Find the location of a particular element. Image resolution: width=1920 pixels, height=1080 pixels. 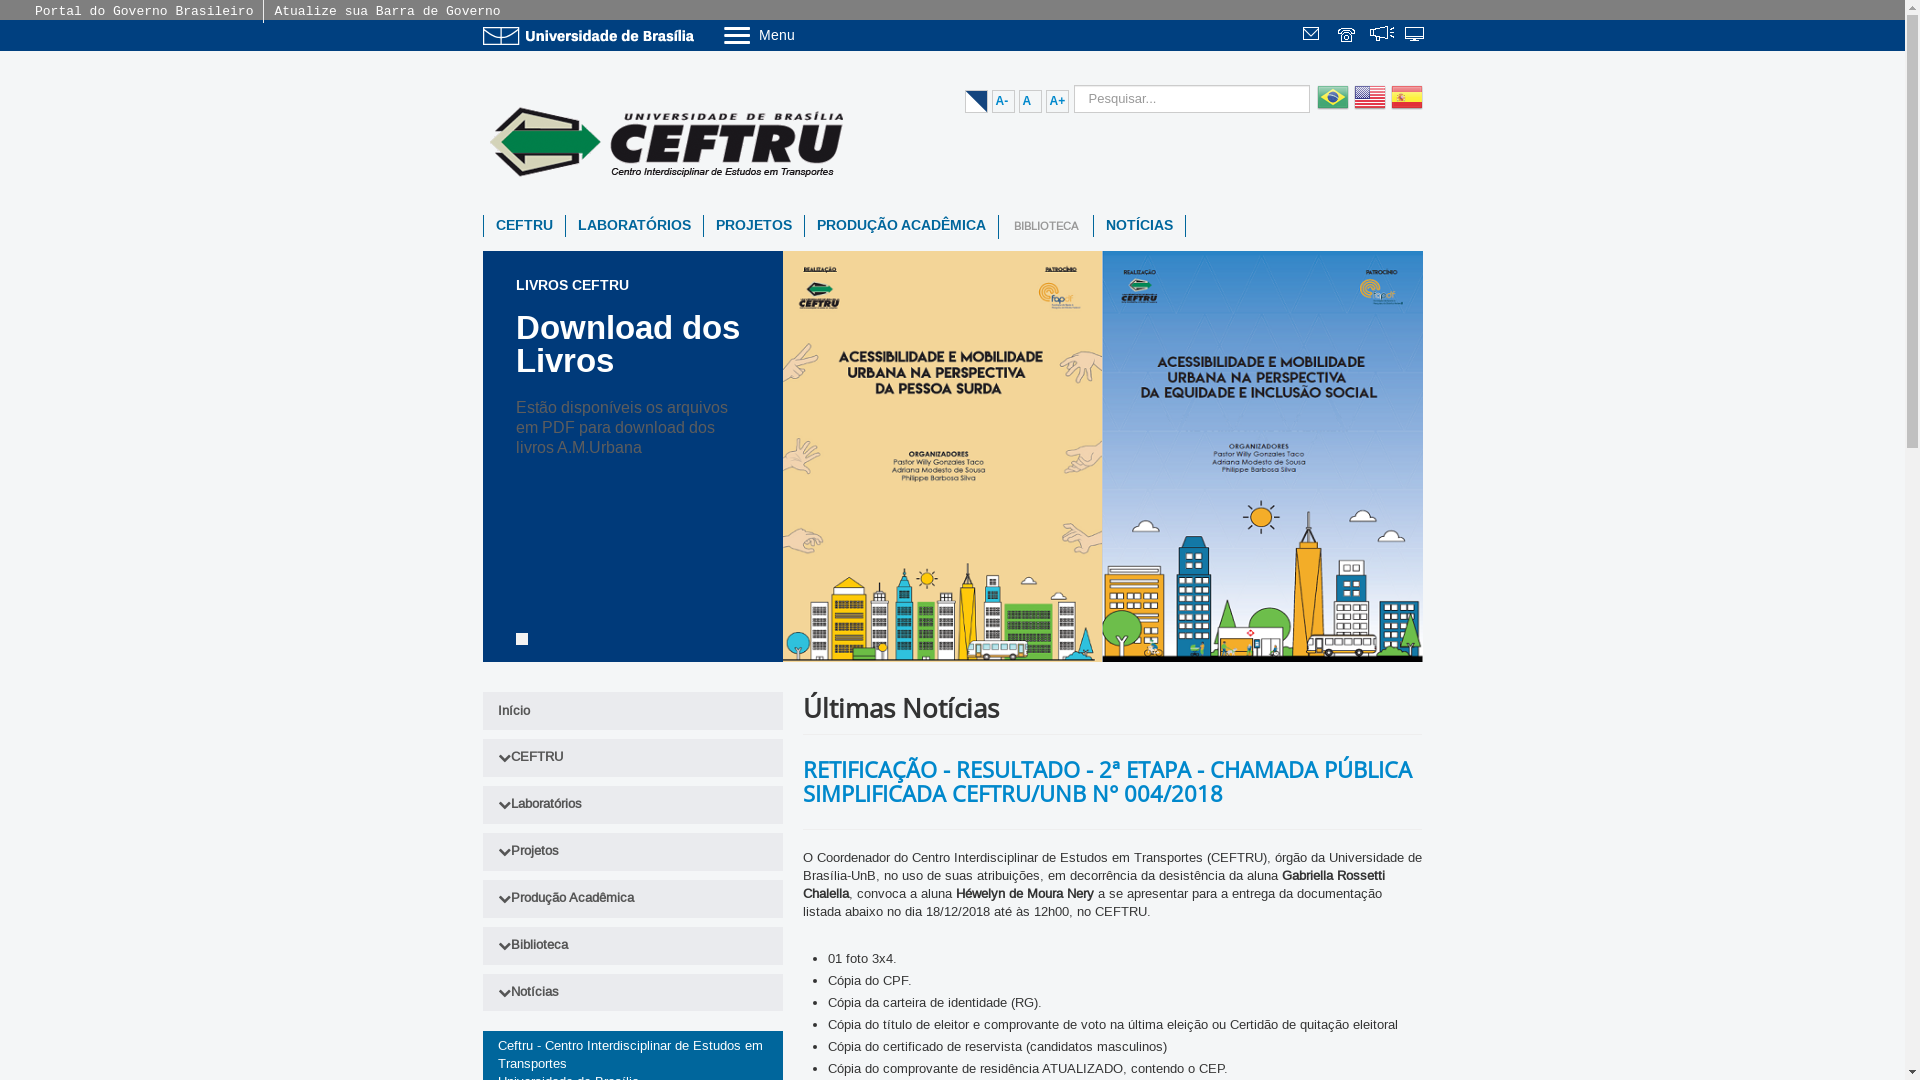

'Biblioteca' is located at coordinates (481, 945).